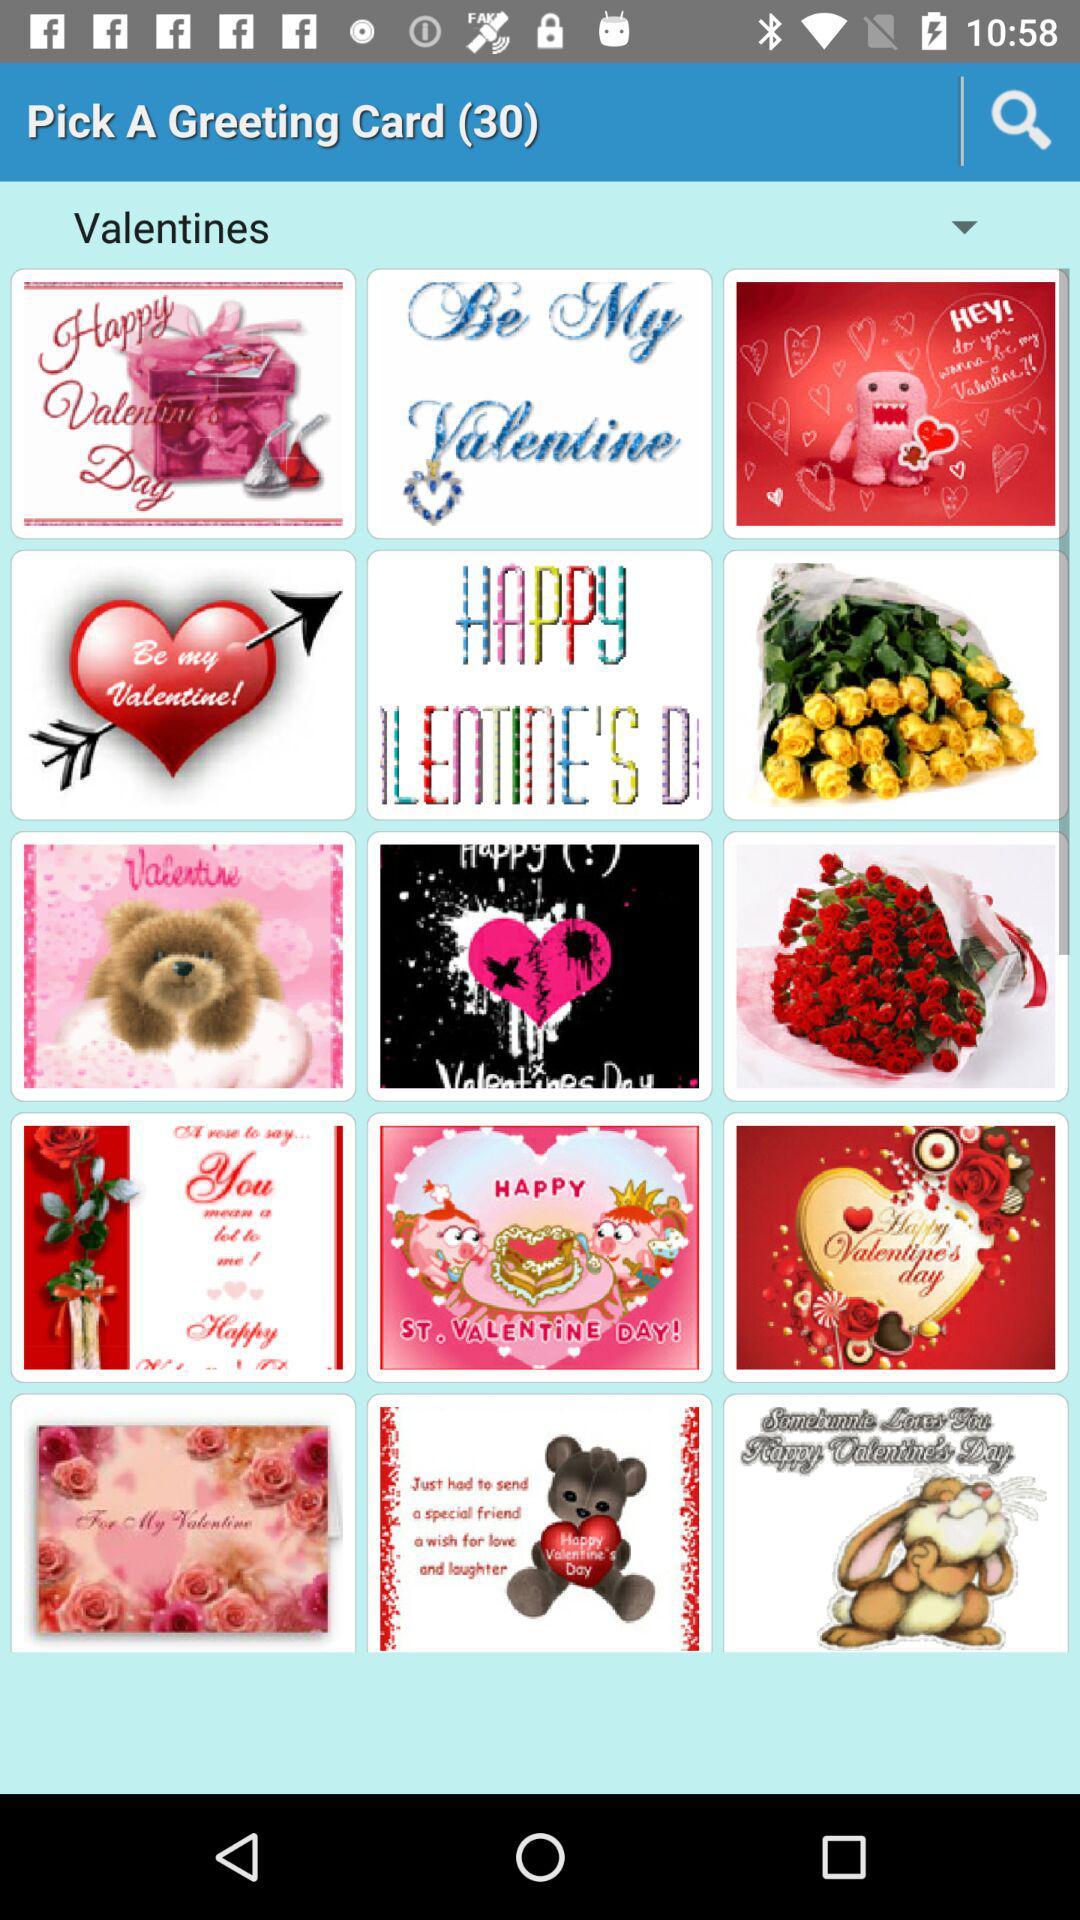  I want to click on open picture, so click(183, 1246).